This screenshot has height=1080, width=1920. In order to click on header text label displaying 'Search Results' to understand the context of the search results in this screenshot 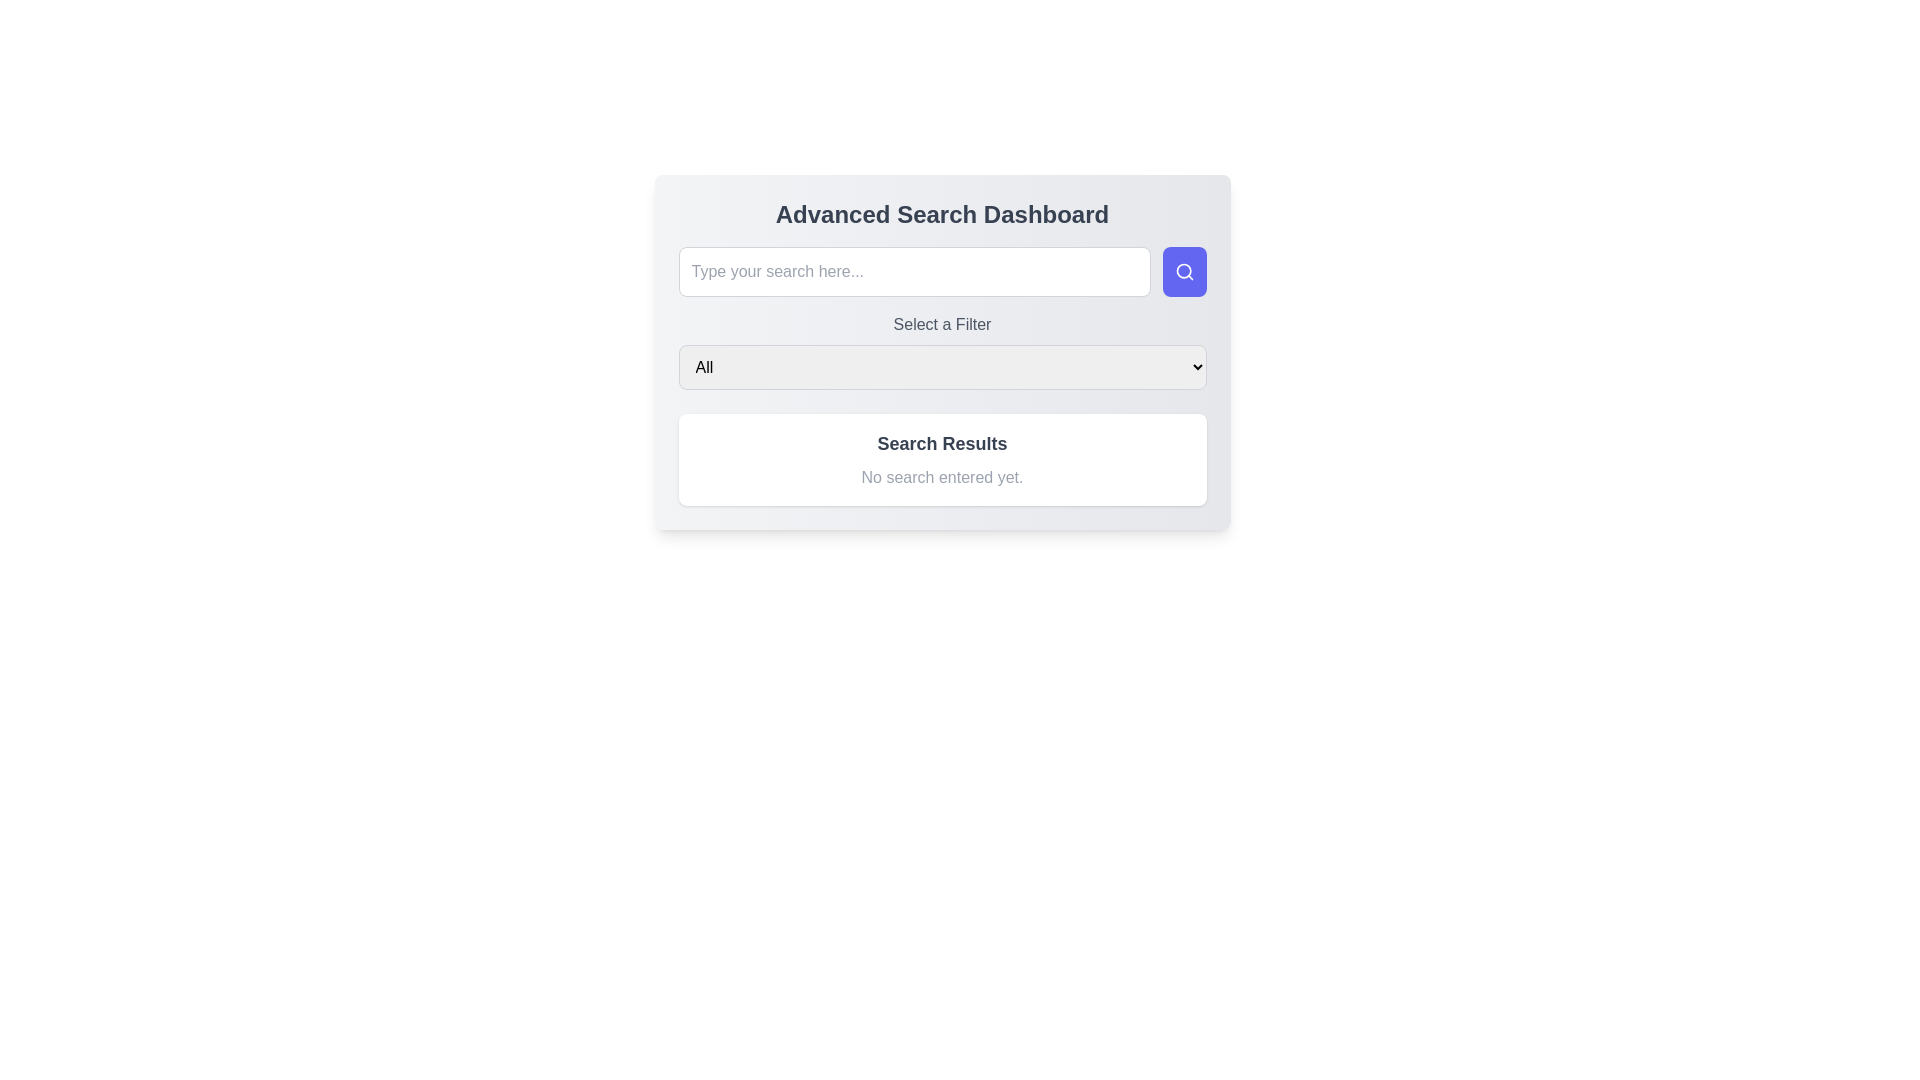, I will do `click(941, 442)`.